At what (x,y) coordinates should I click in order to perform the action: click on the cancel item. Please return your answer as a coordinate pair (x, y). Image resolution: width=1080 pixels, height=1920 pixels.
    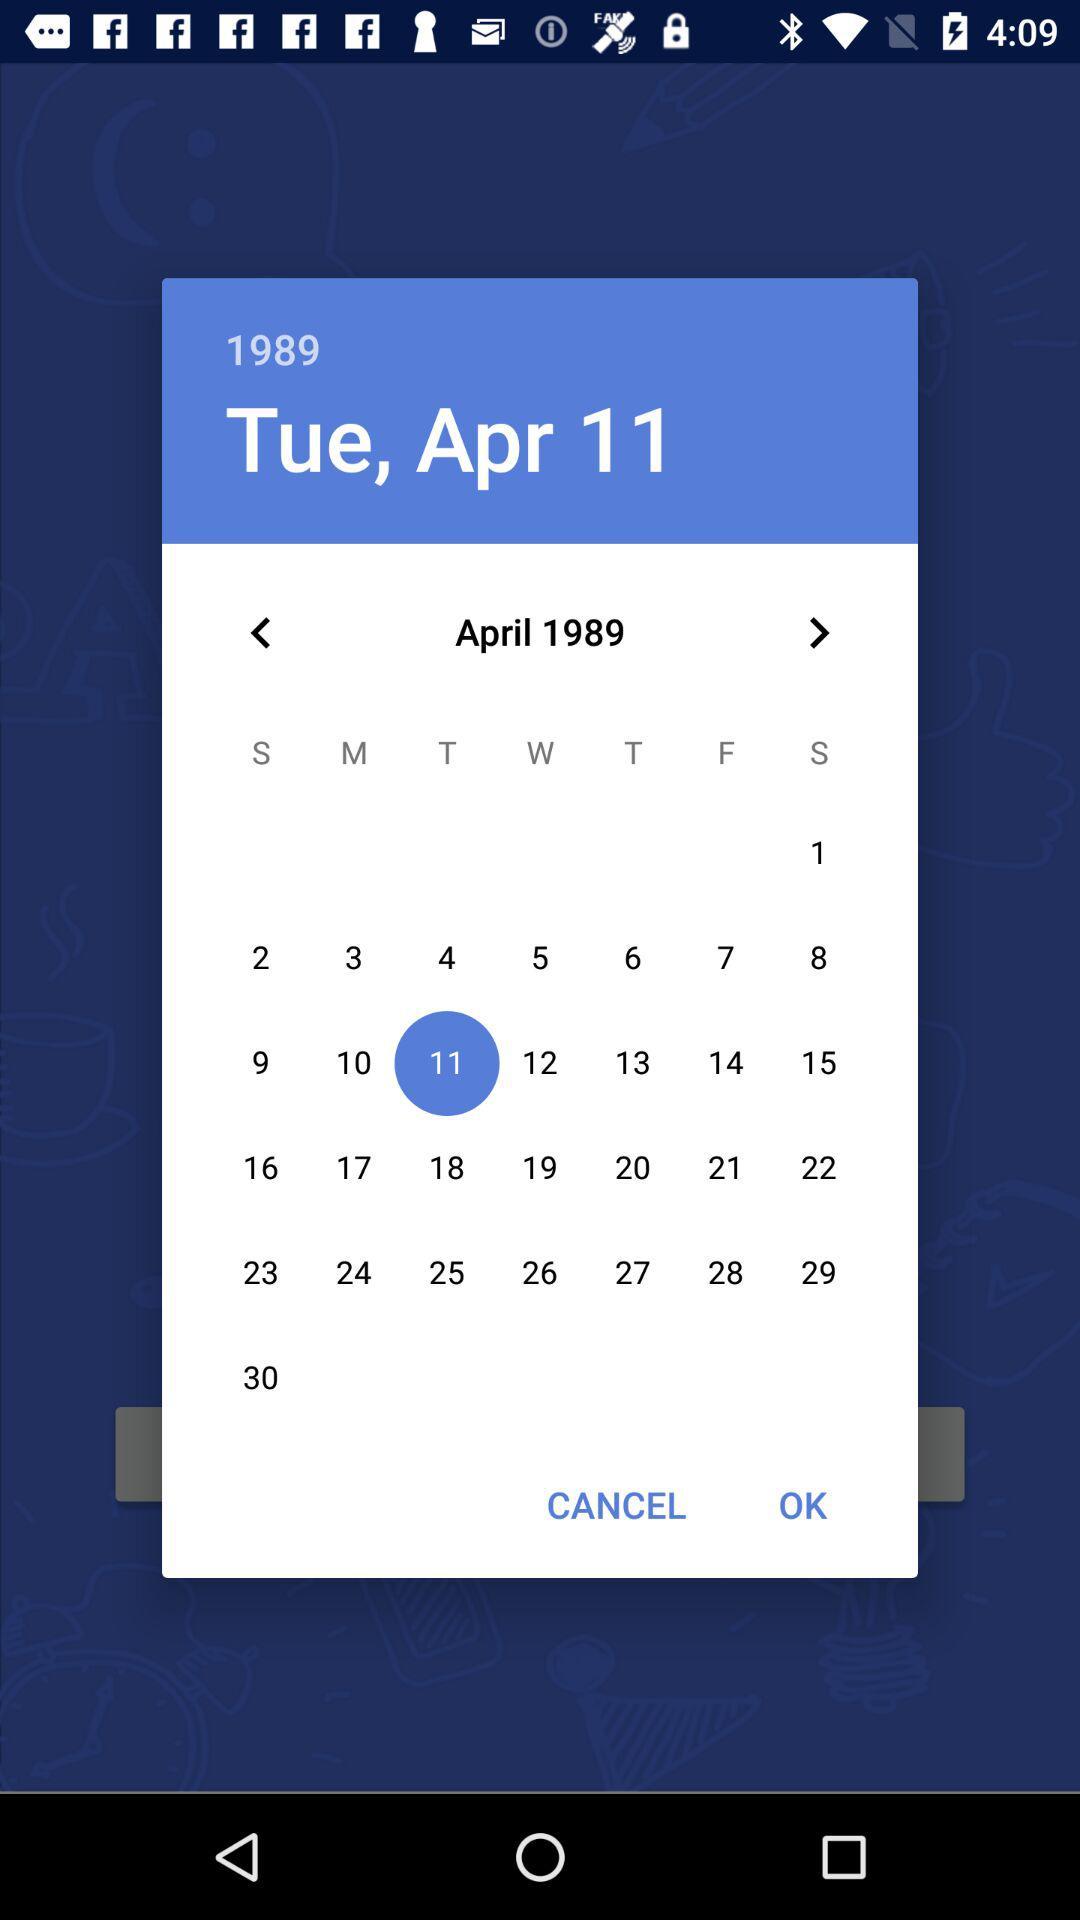
    Looking at the image, I should click on (615, 1504).